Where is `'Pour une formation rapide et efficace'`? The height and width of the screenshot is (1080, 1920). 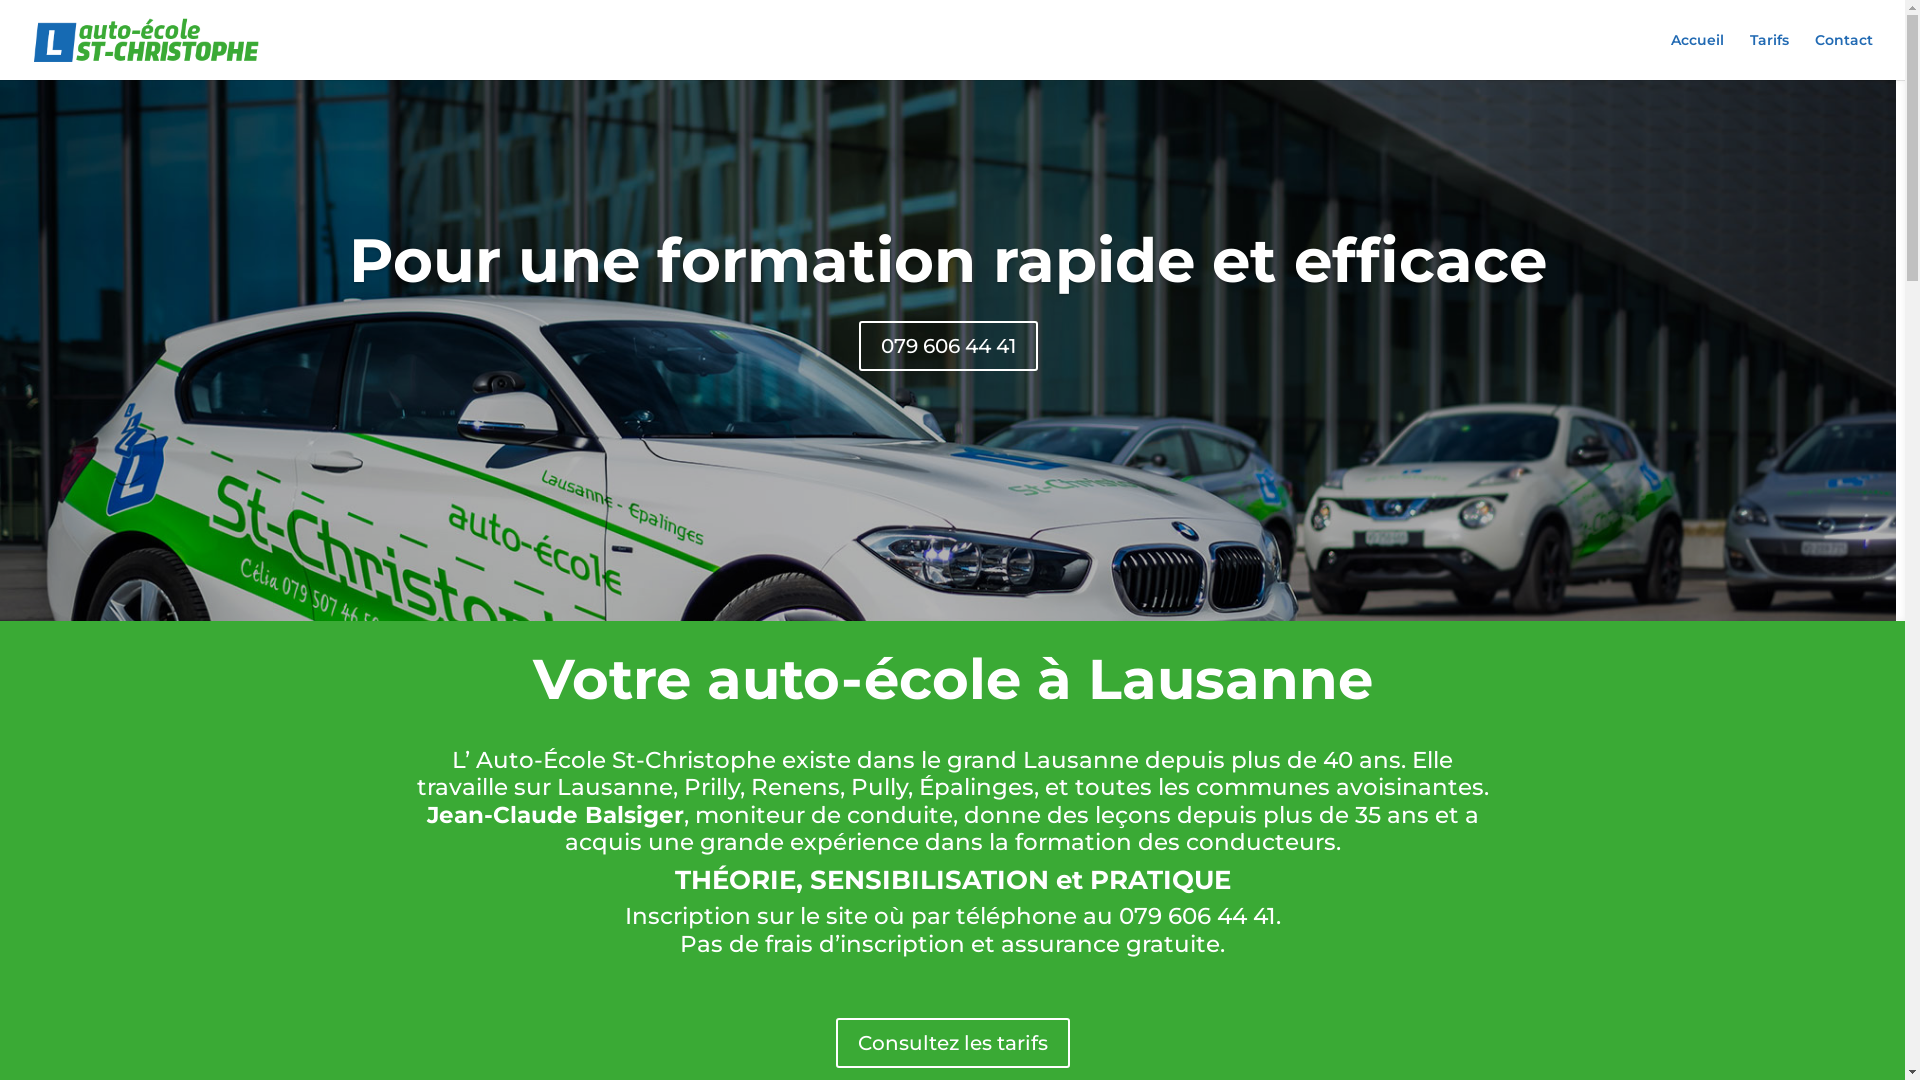
'Pour une formation rapide et efficace' is located at coordinates (349, 258).